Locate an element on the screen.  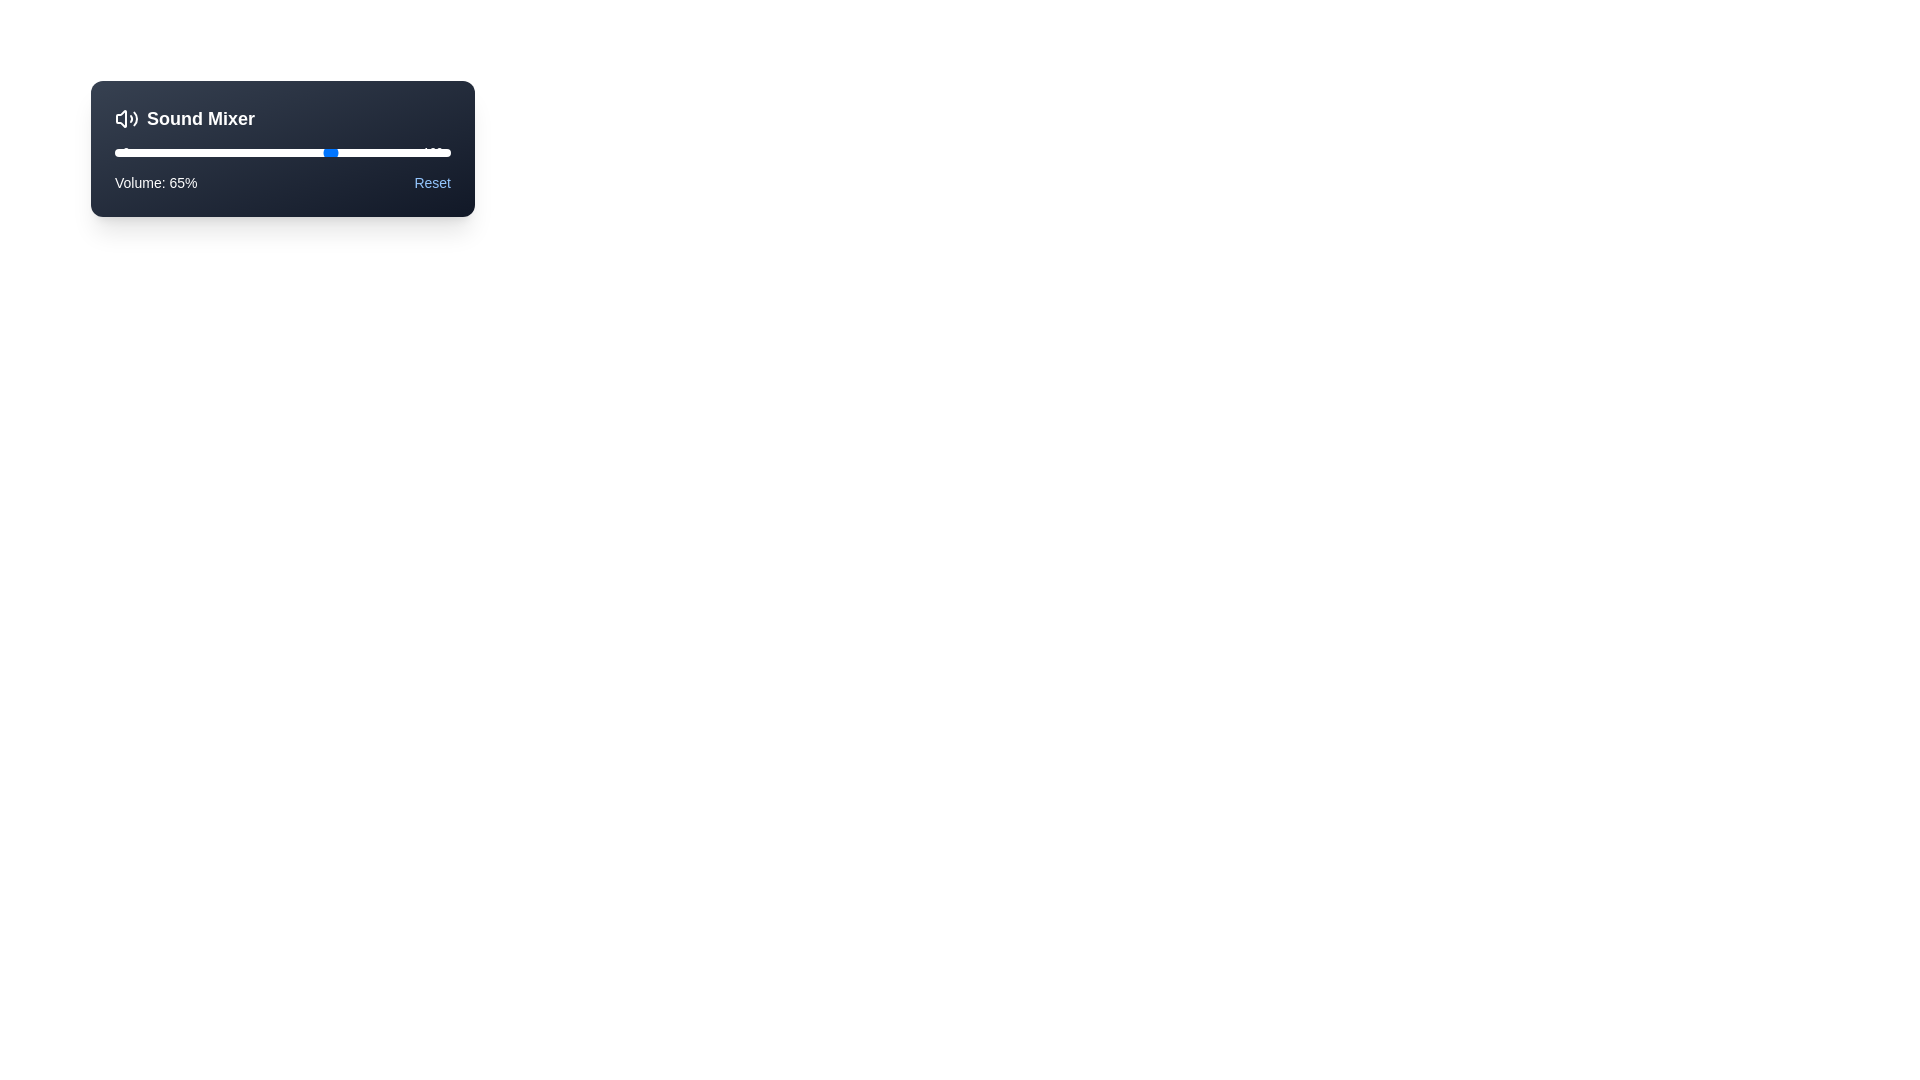
the slider to set the volume to 96% is located at coordinates (436, 152).